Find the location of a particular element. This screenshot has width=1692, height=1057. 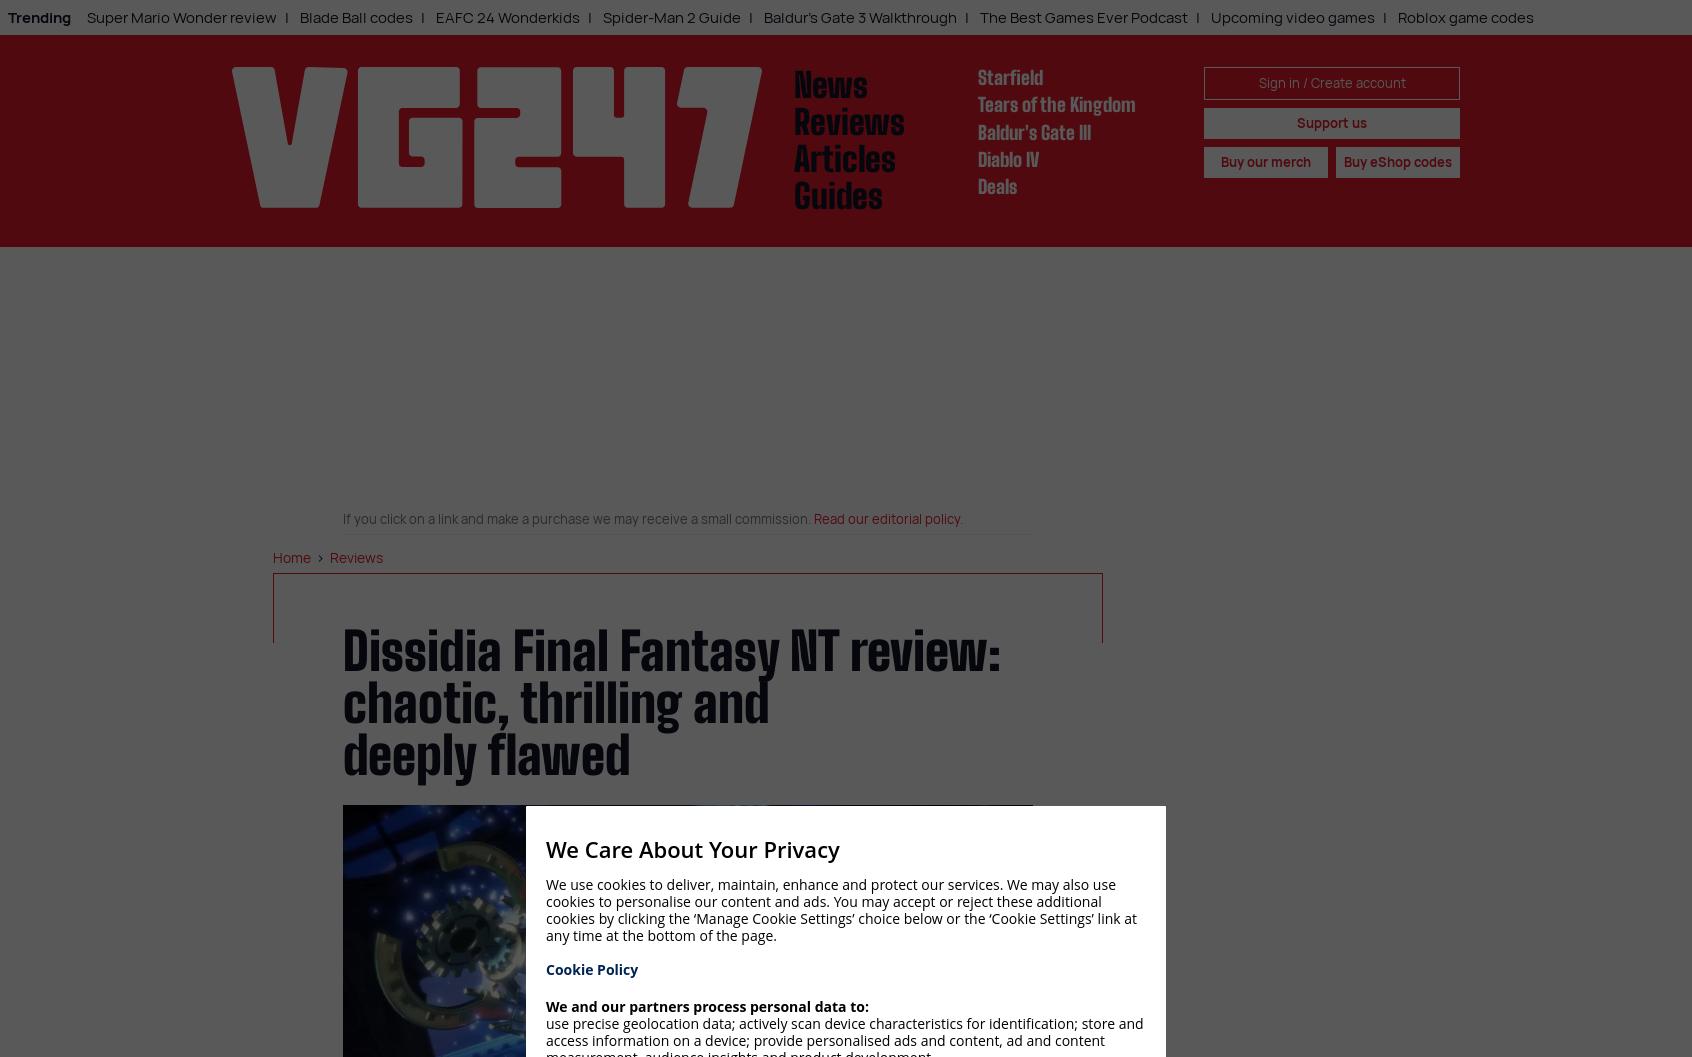

'News' is located at coordinates (830, 83).